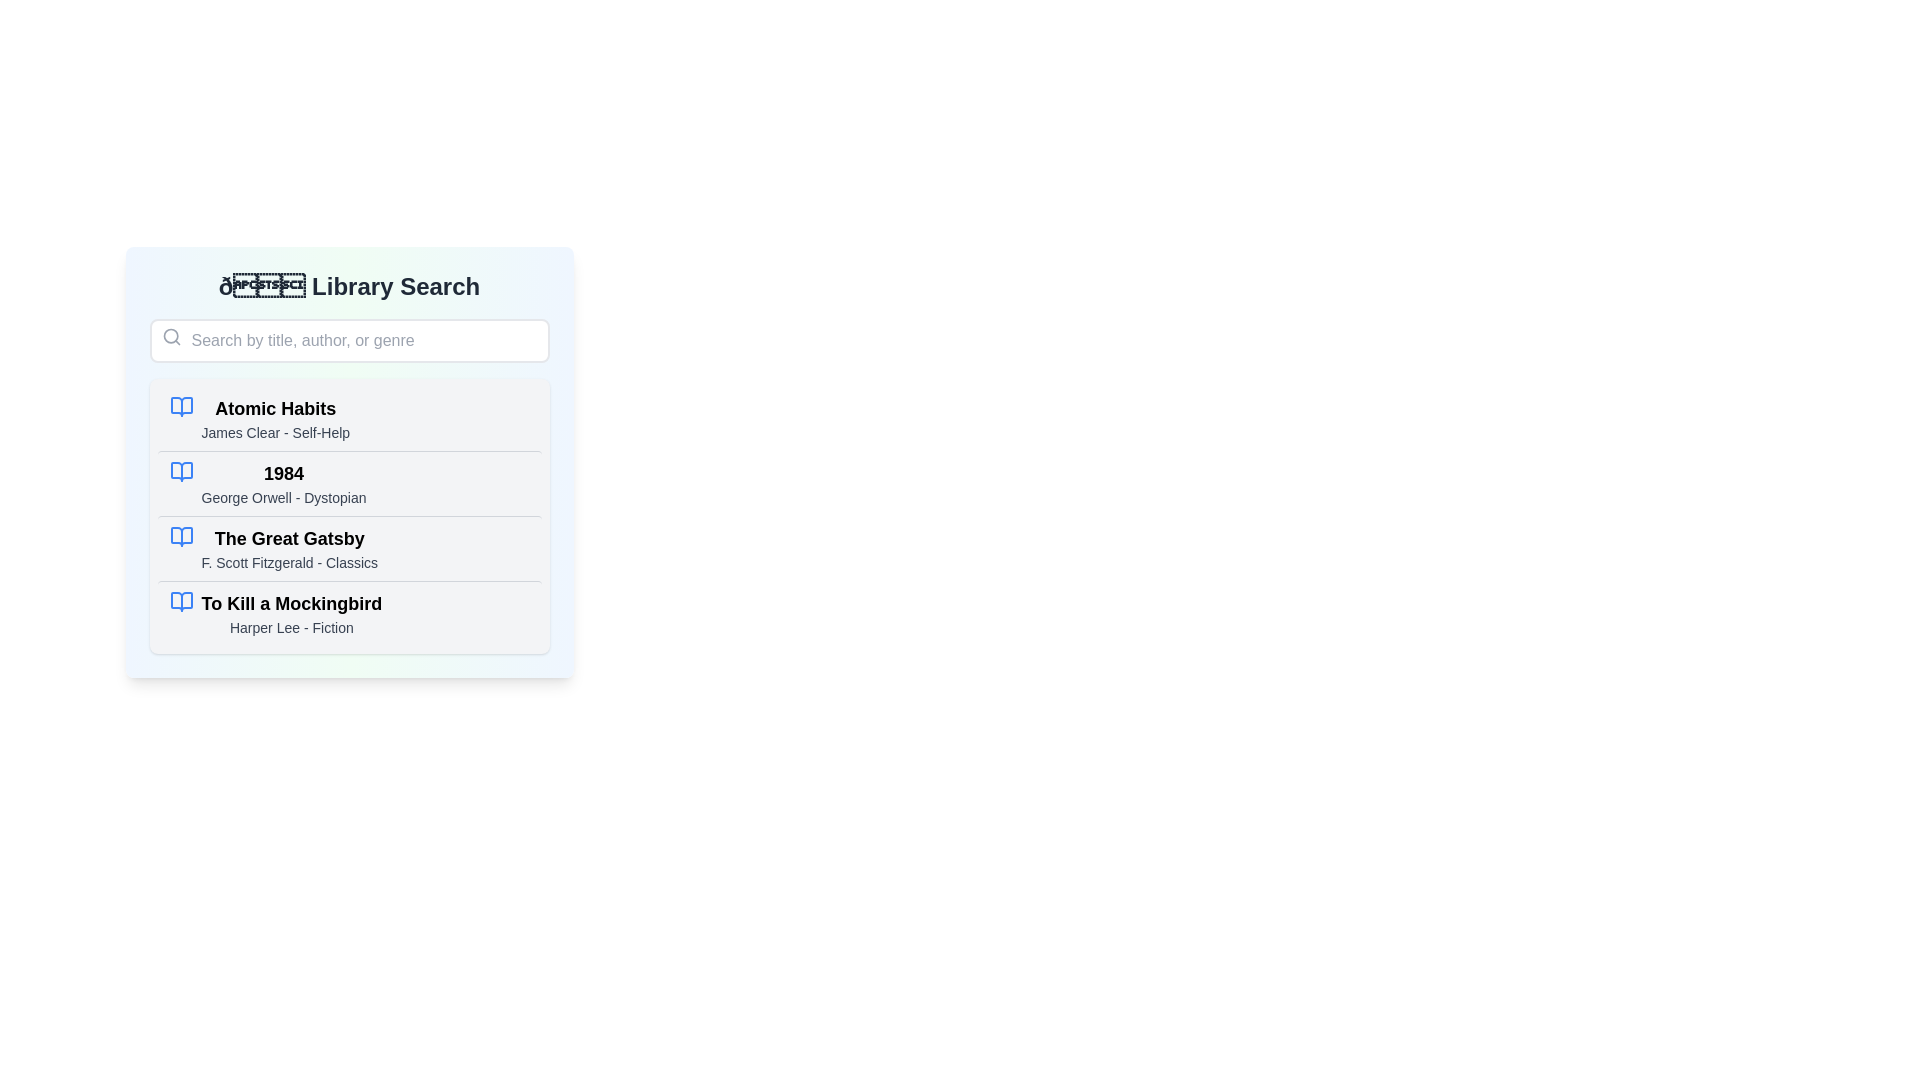  I want to click on the book icon located to the left of the text 'To Kill a Mockingbird' in the library search result list, so click(181, 600).